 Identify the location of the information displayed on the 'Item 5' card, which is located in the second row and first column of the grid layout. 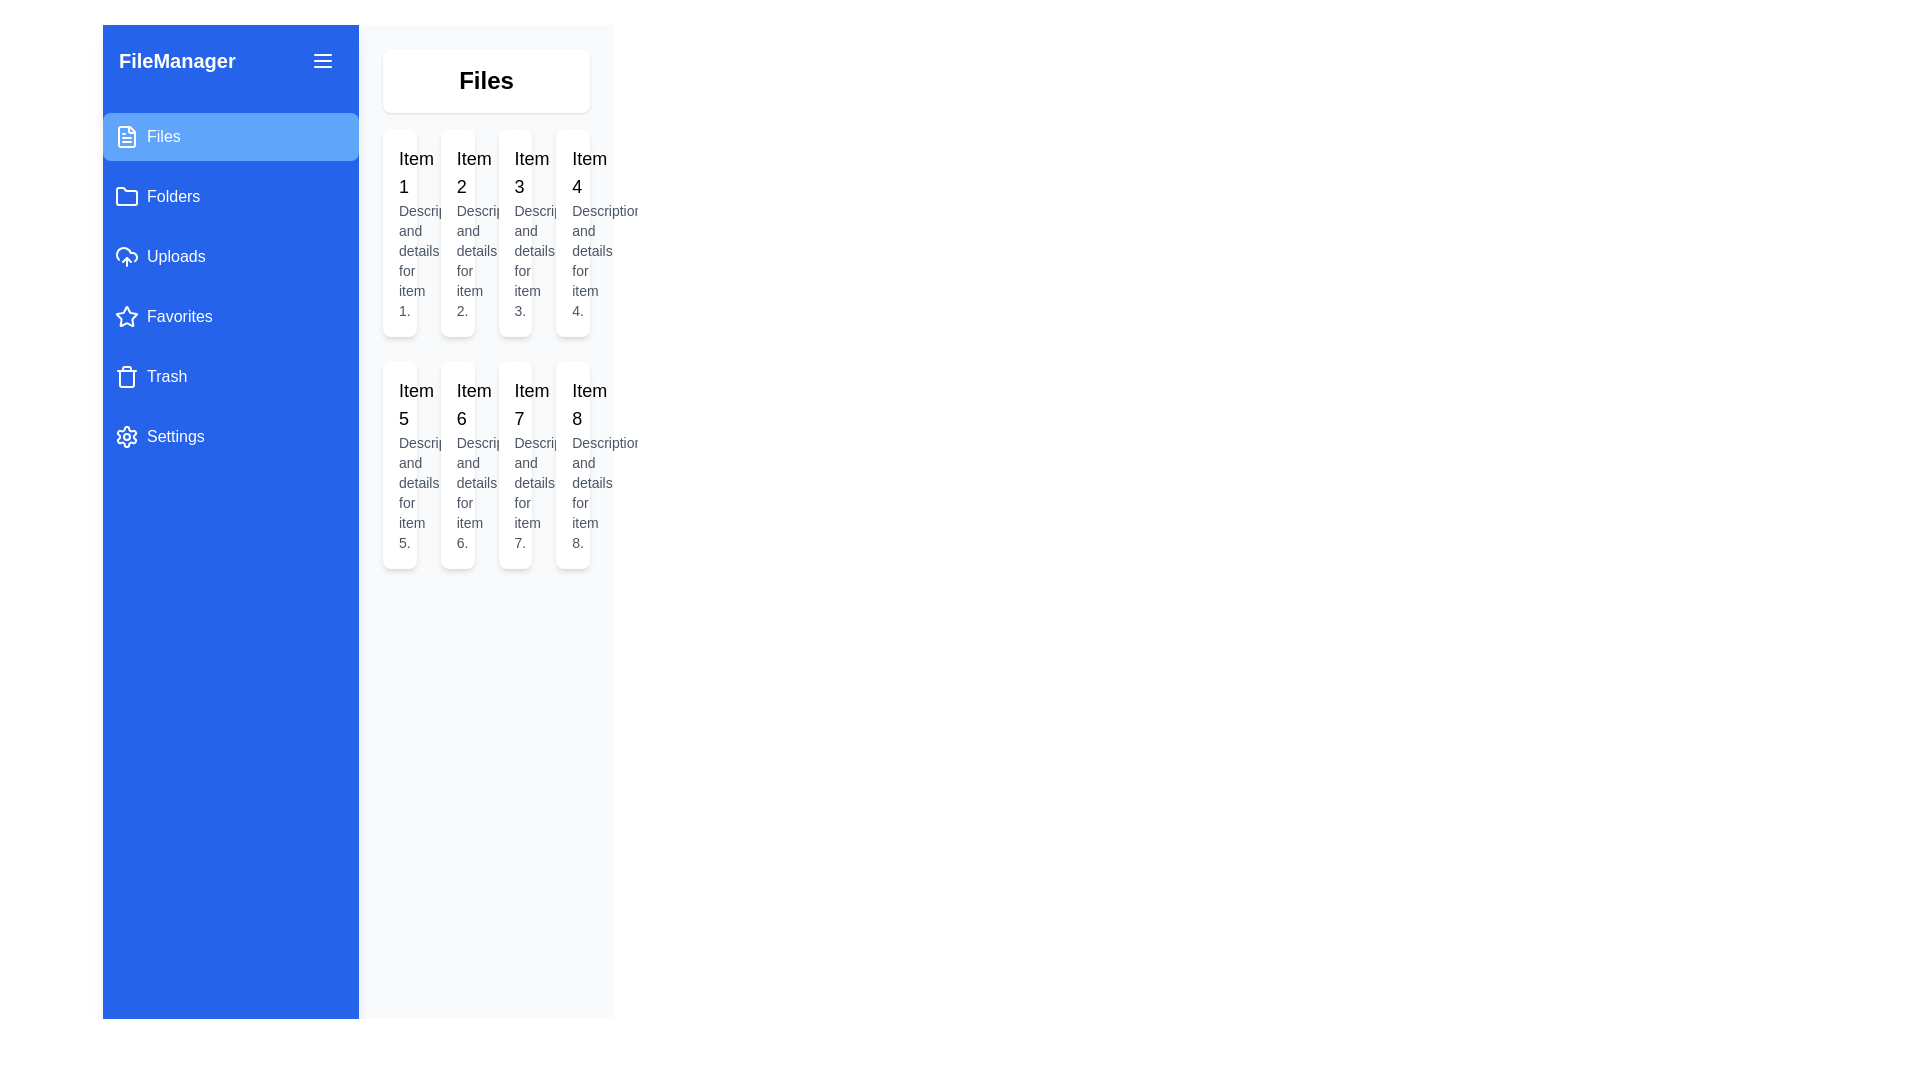
(399, 465).